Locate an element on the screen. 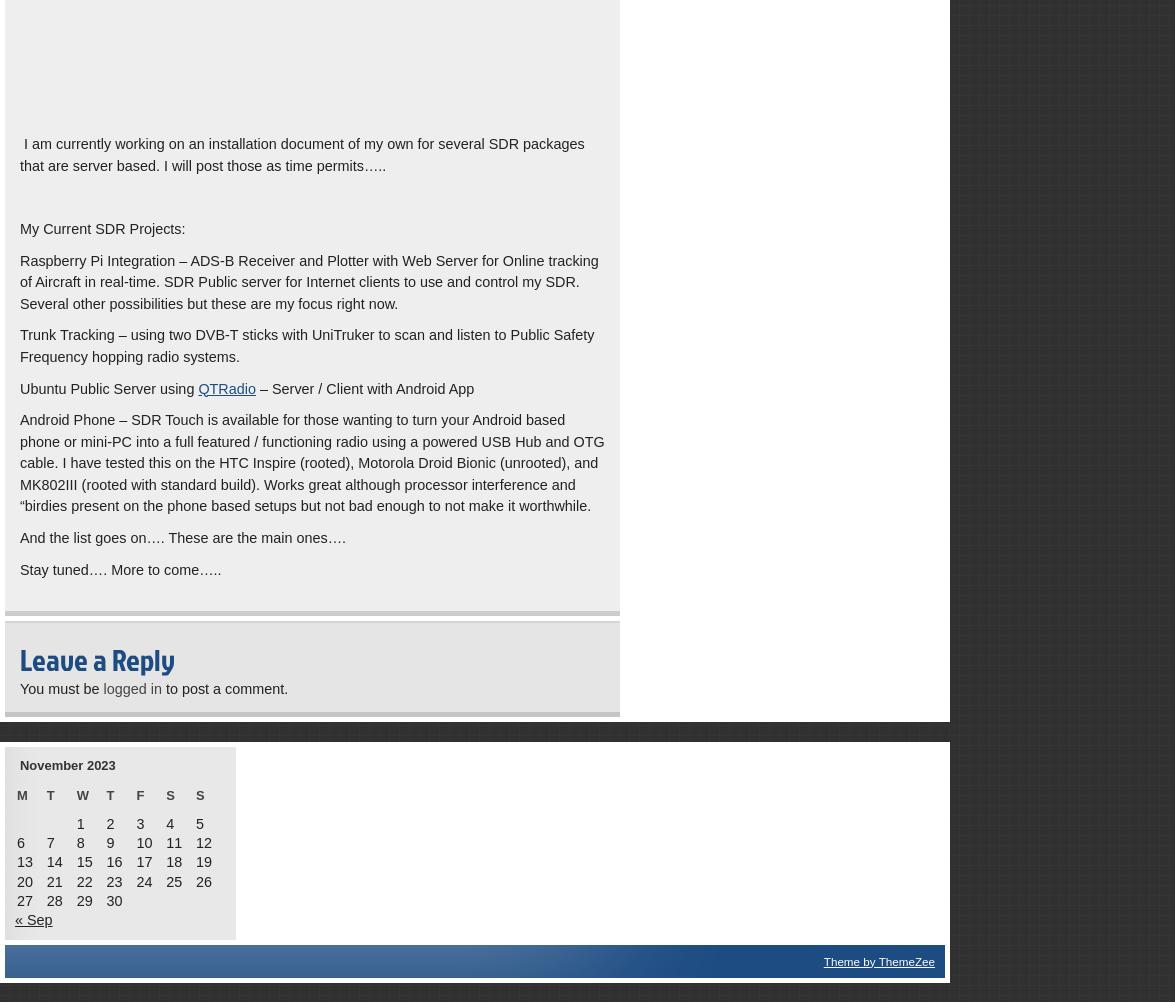 This screenshot has width=1175, height=1002. 'Android Phone – SDR Touch is available for those wanting to turn your Android based phone or mini-PC into a full featured / functioning radio using a powered USB Hub and OTG cable. I have tested this on the HTC Inspire (rooted), Motorola Droid Bionic (unrooted), and MK802III (rooted with standard build). Works great although processor interference and “birdies present on the phone based setups but not bad enough to not make it worthwhile.' is located at coordinates (311, 462).